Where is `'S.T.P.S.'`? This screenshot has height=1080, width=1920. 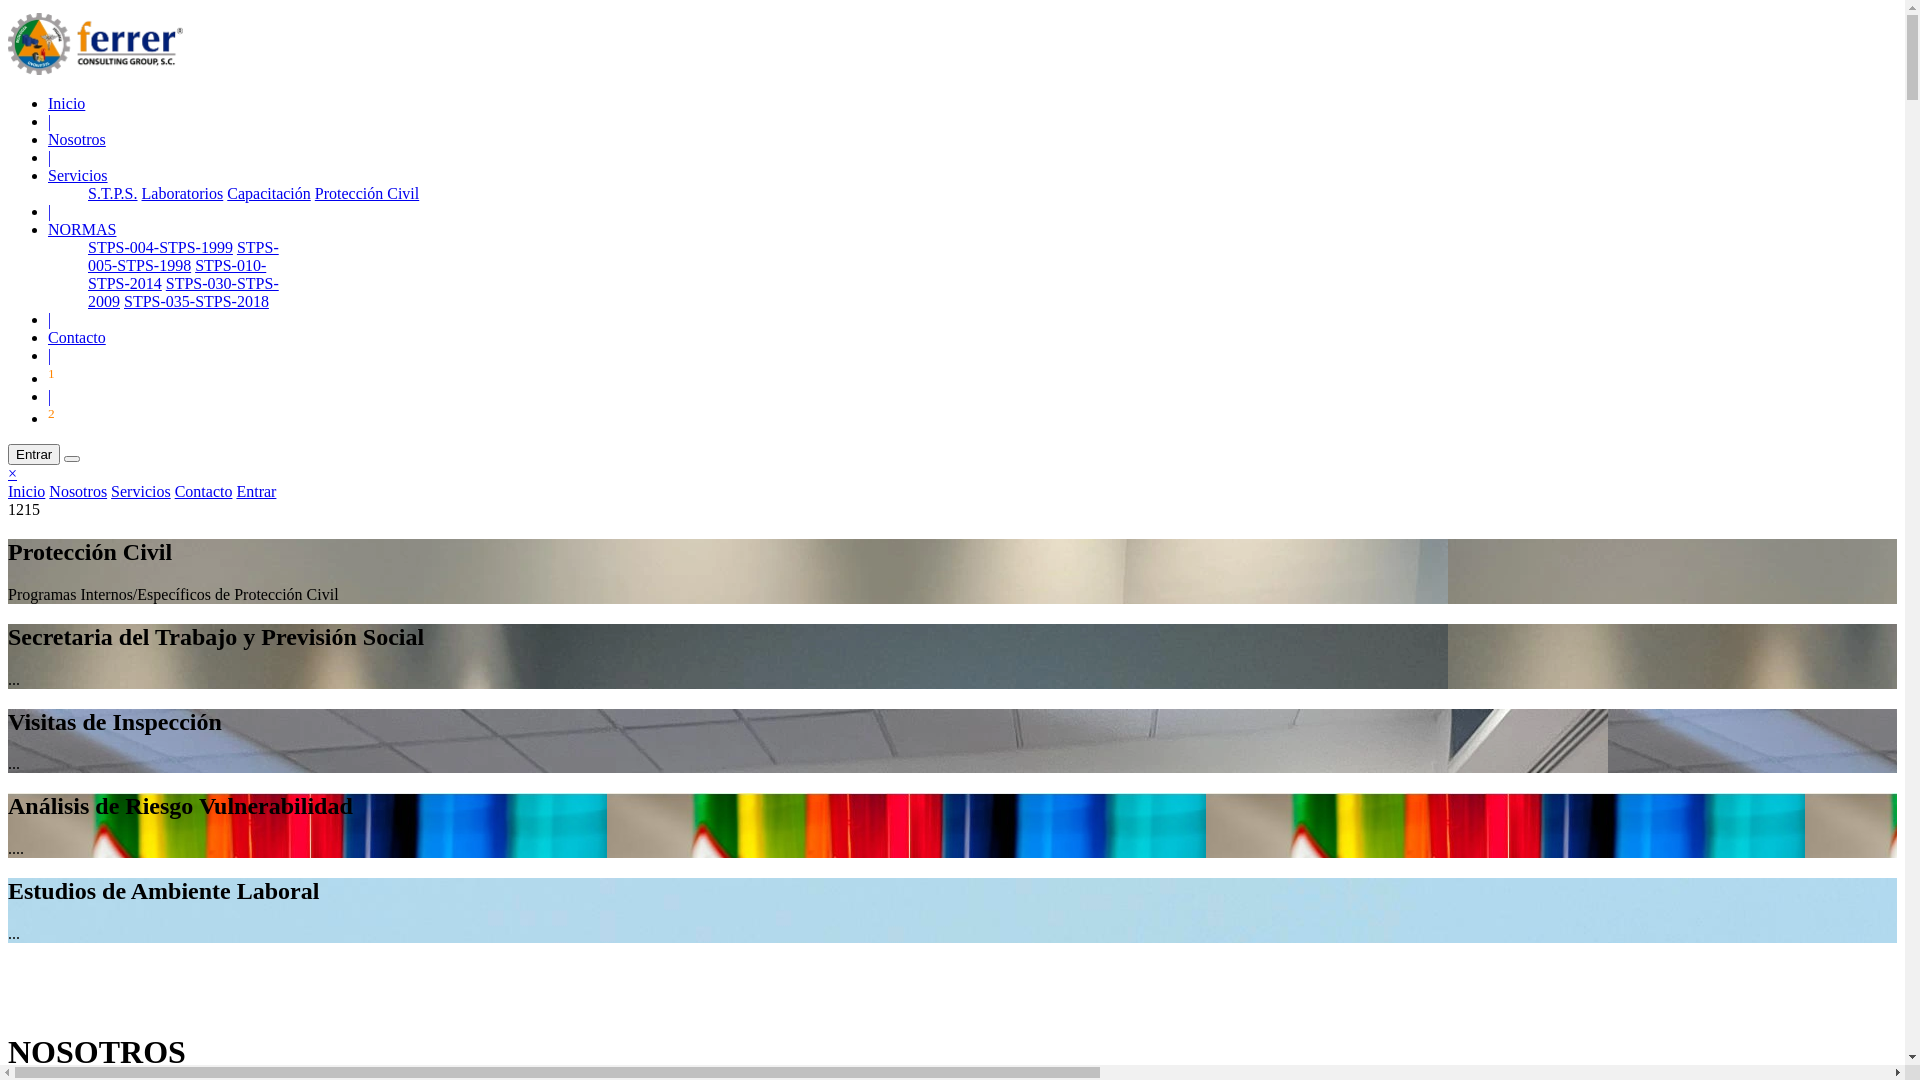
'S.T.P.S.' is located at coordinates (112, 193).